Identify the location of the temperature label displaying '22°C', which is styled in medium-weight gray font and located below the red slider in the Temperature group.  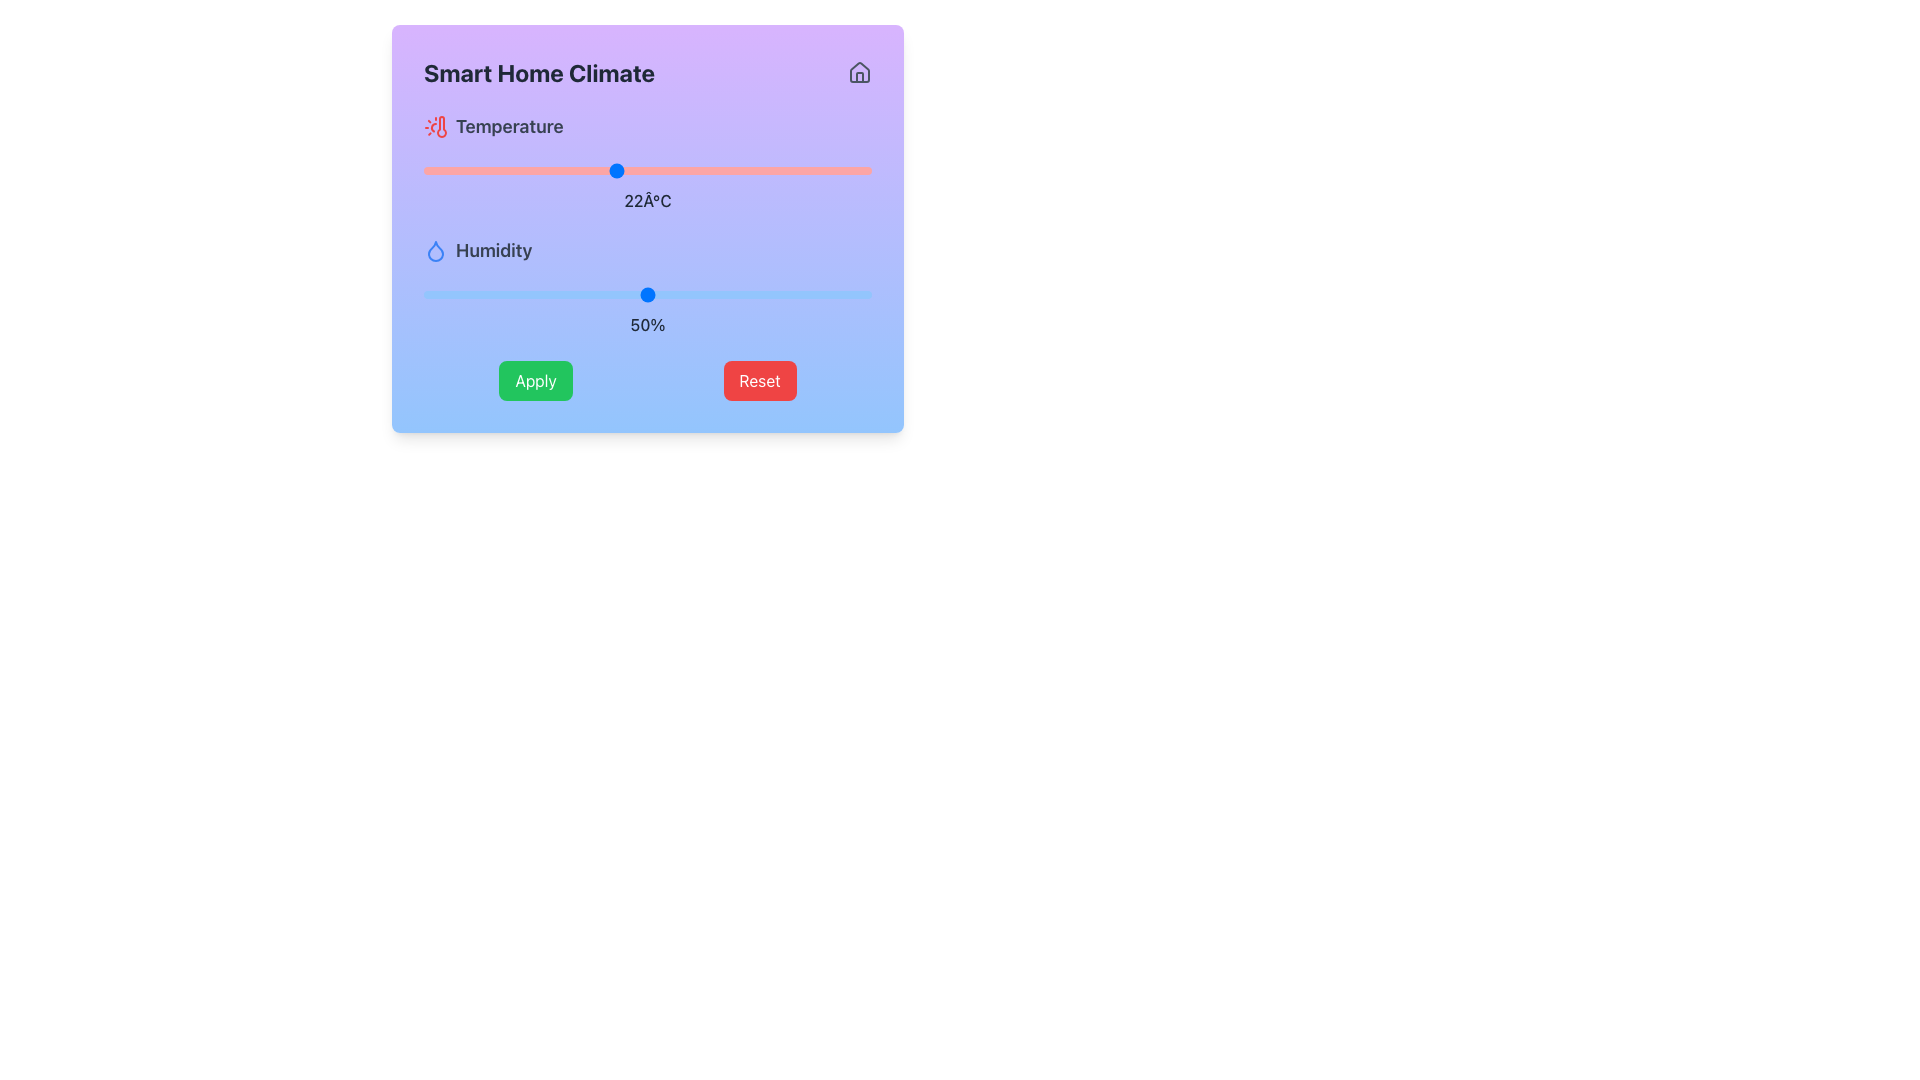
(648, 200).